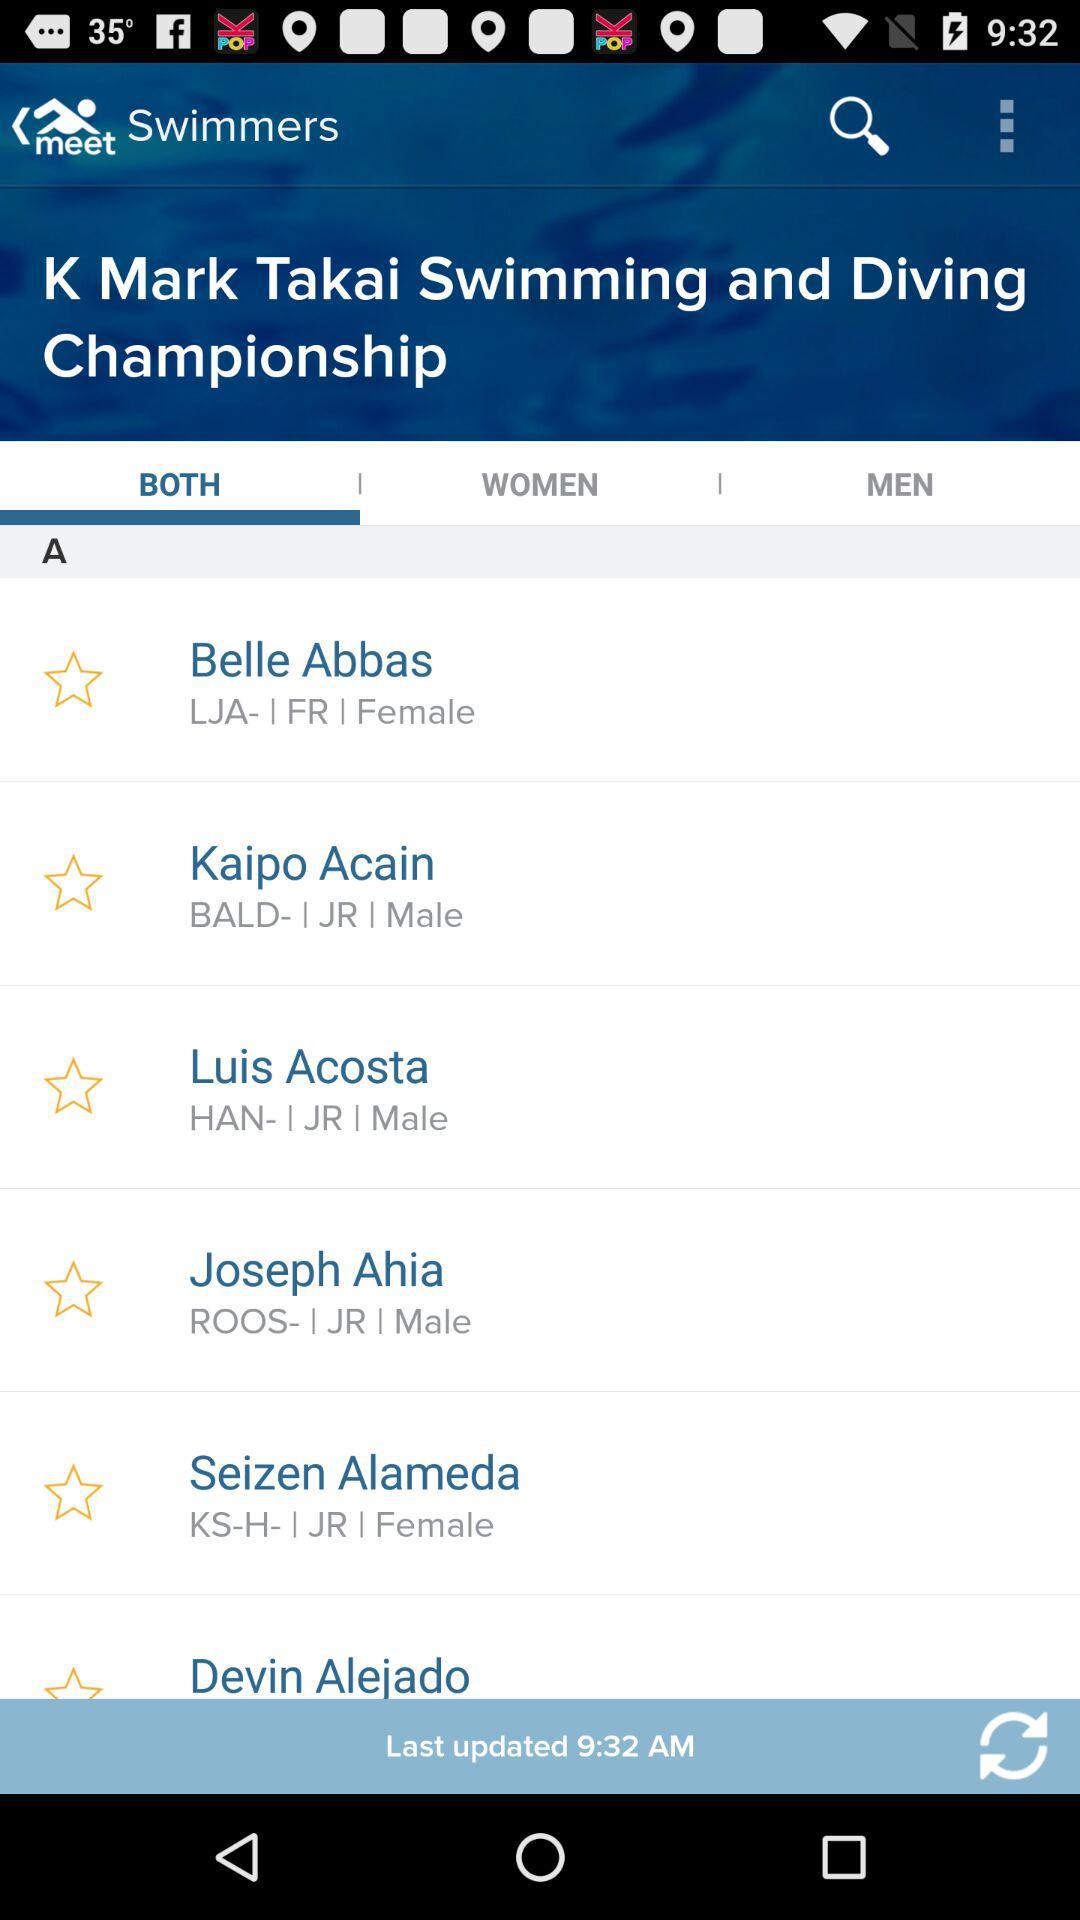 This screenshot has width=1080, height=1920. What do you see at coordinates (623, 1471) in the screenshot?
I see `the icon below the roos- | jr | male item` at bounding box center [623, 1471].